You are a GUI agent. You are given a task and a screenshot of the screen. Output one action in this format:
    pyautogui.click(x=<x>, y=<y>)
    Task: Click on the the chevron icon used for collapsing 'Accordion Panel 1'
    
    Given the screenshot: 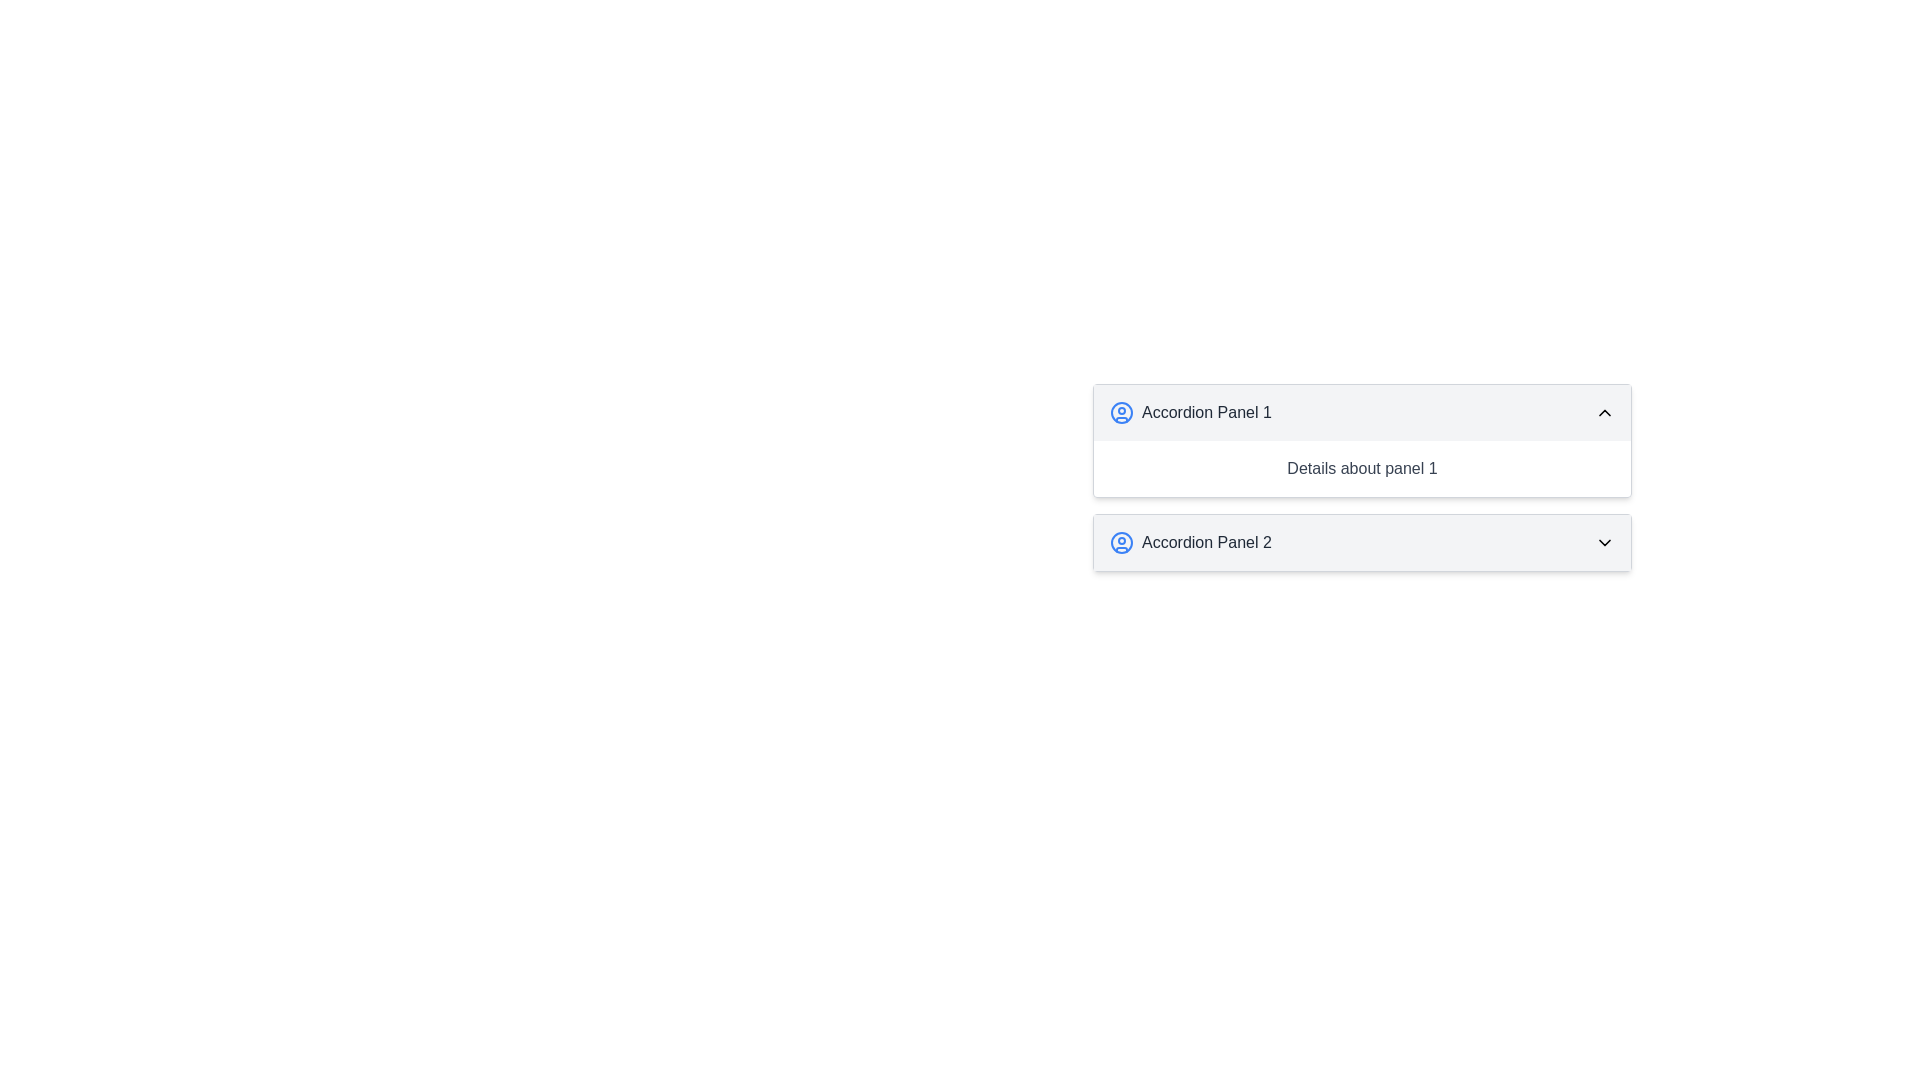 What is the action you would take?
    pyautogui.click(x=1604, y=411)
    